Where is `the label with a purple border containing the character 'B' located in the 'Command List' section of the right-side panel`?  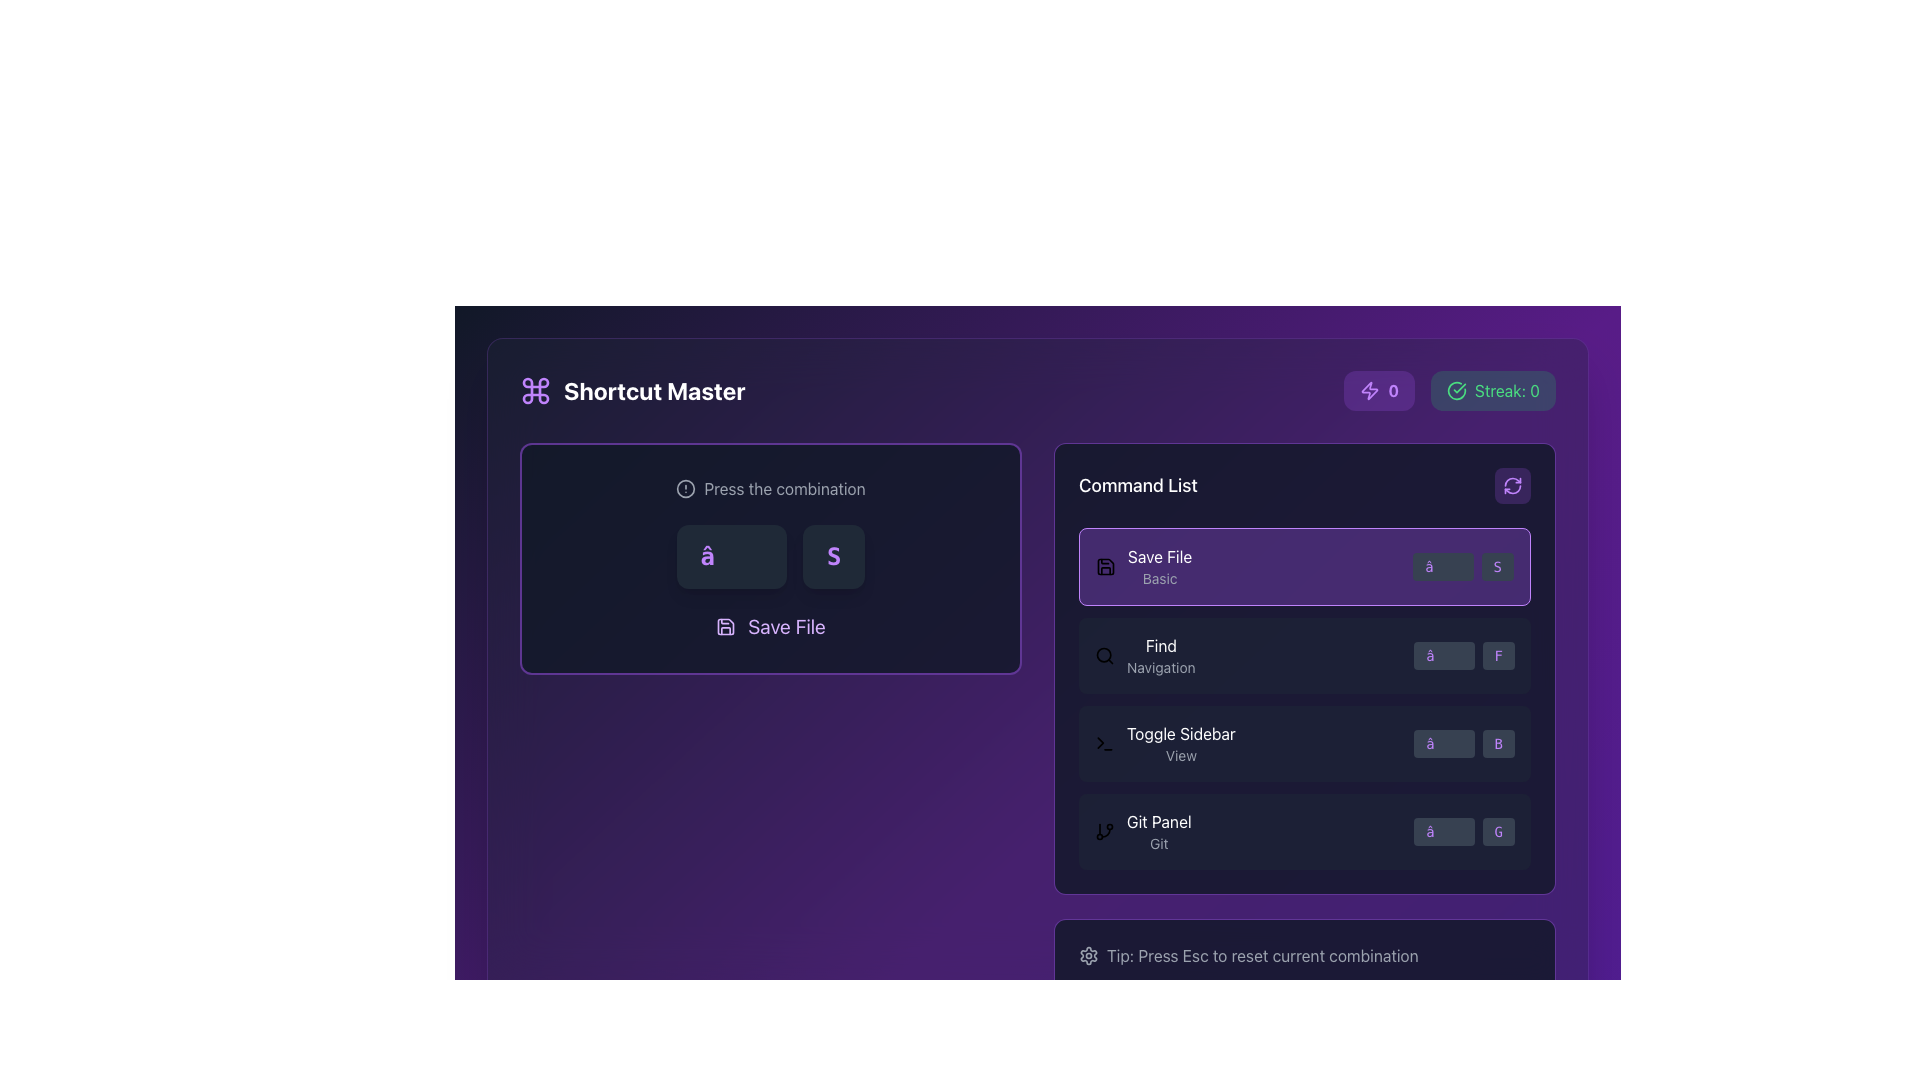
the label with a purple border containing the character 'B' located in the 'Command List' section of the right-side panel is located at coordinates (1498, 744).